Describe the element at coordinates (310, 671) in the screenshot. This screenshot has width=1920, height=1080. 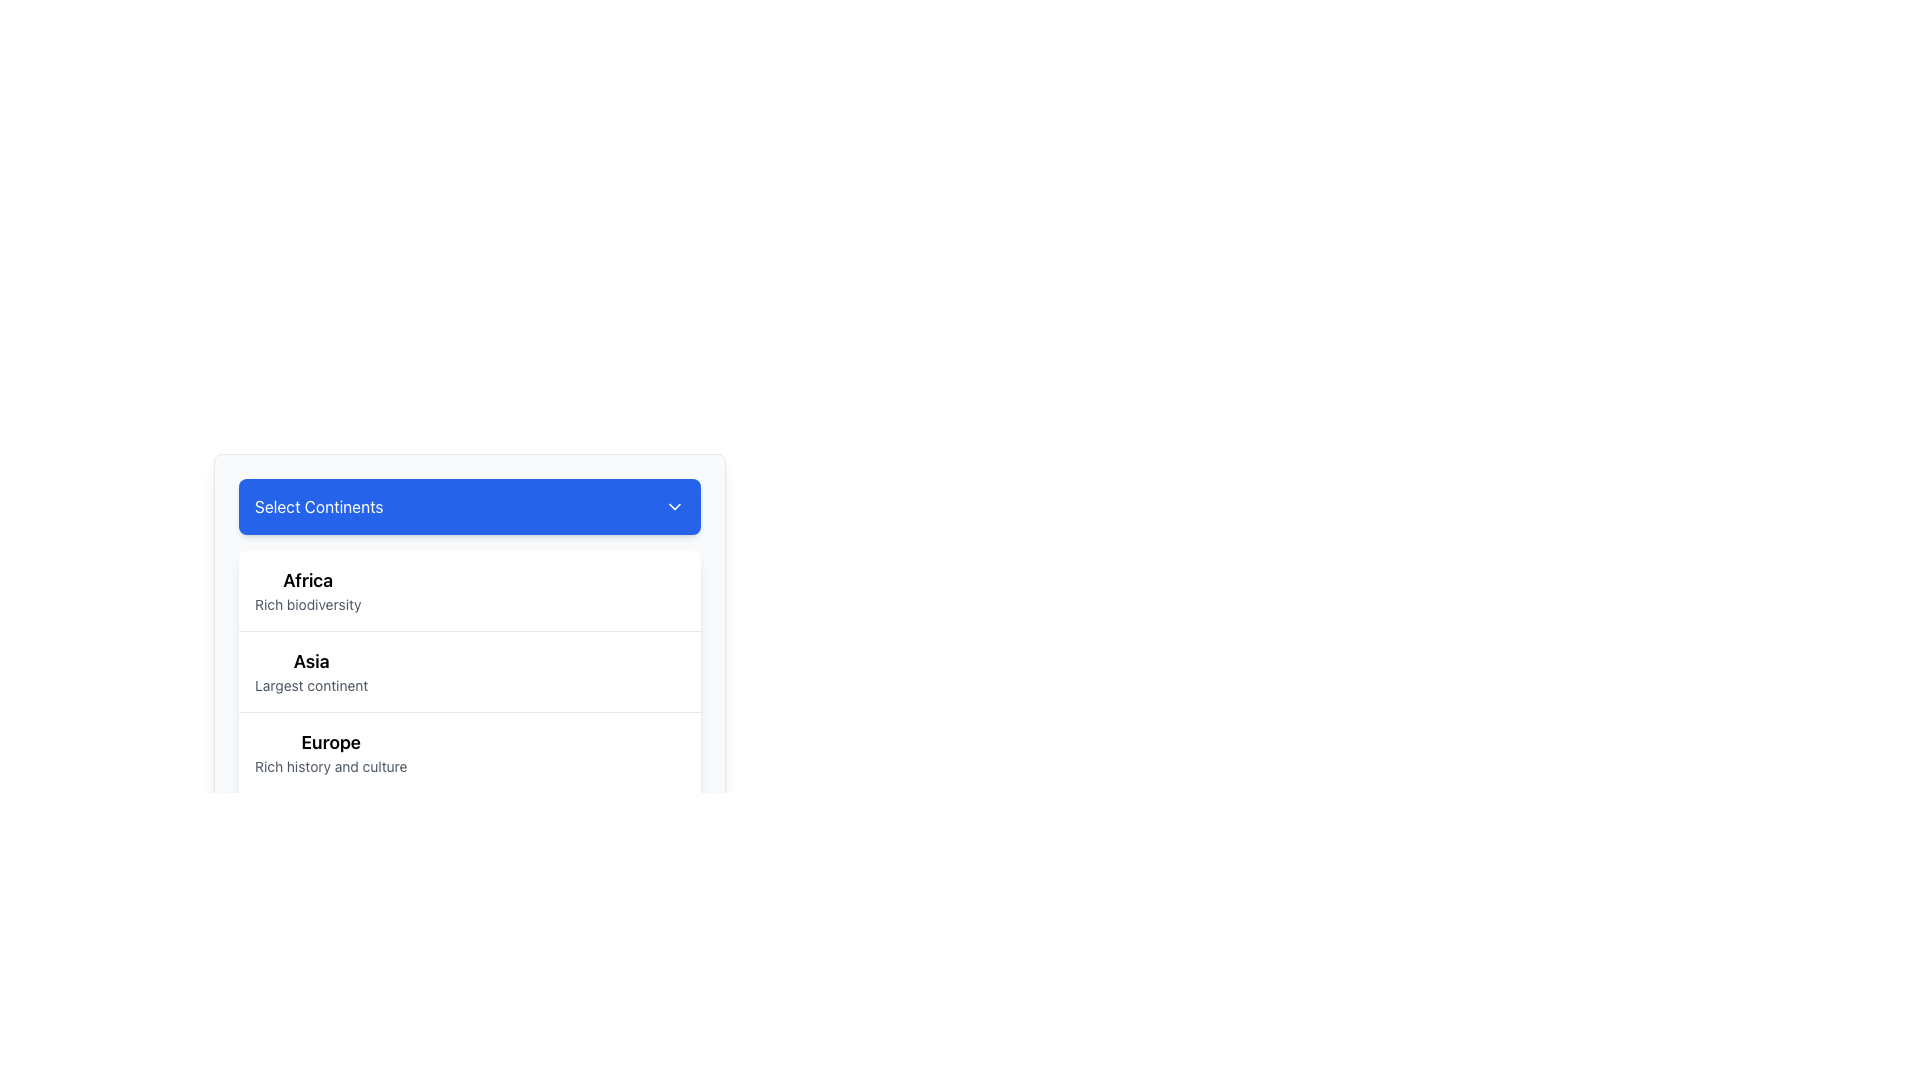
I see `the 'Asia' text option in the dropdown list` at that location.